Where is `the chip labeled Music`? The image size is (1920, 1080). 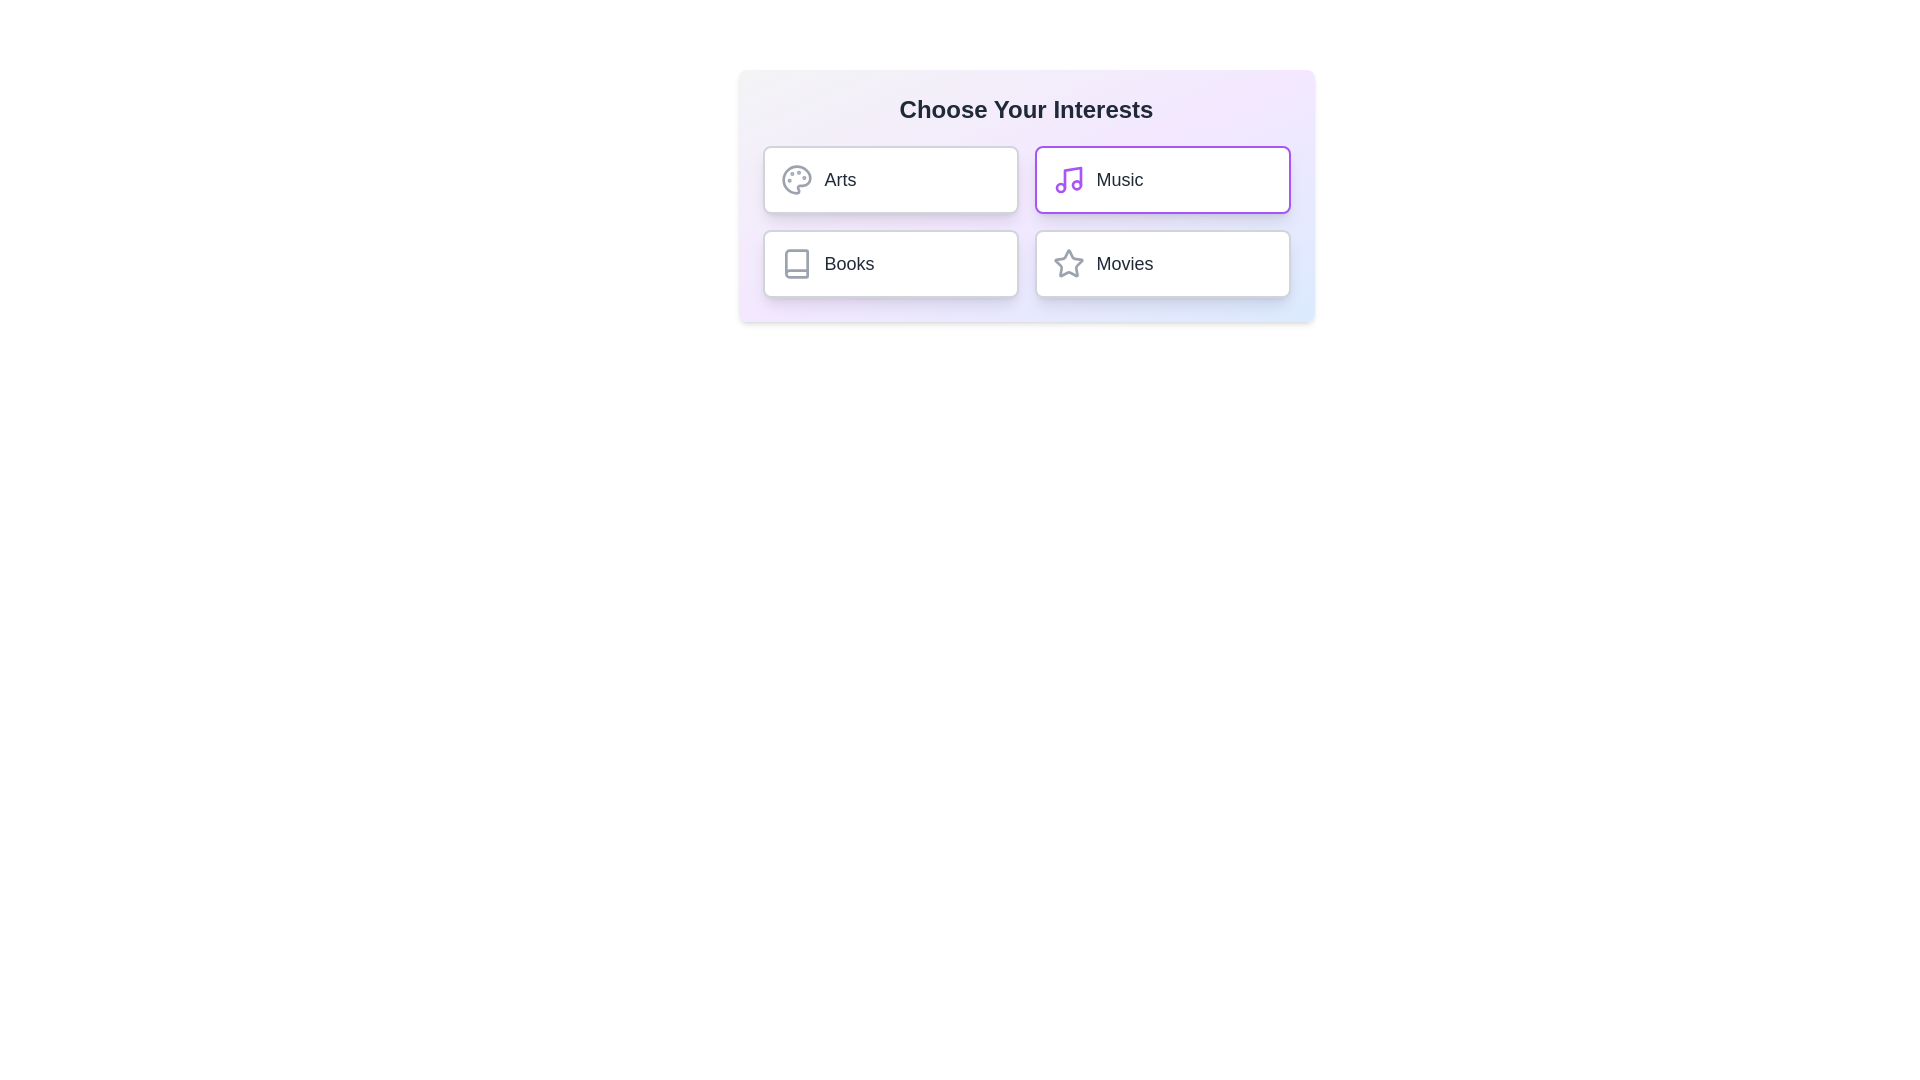 the chip labeled Music is located at coordinates (1162, 180).